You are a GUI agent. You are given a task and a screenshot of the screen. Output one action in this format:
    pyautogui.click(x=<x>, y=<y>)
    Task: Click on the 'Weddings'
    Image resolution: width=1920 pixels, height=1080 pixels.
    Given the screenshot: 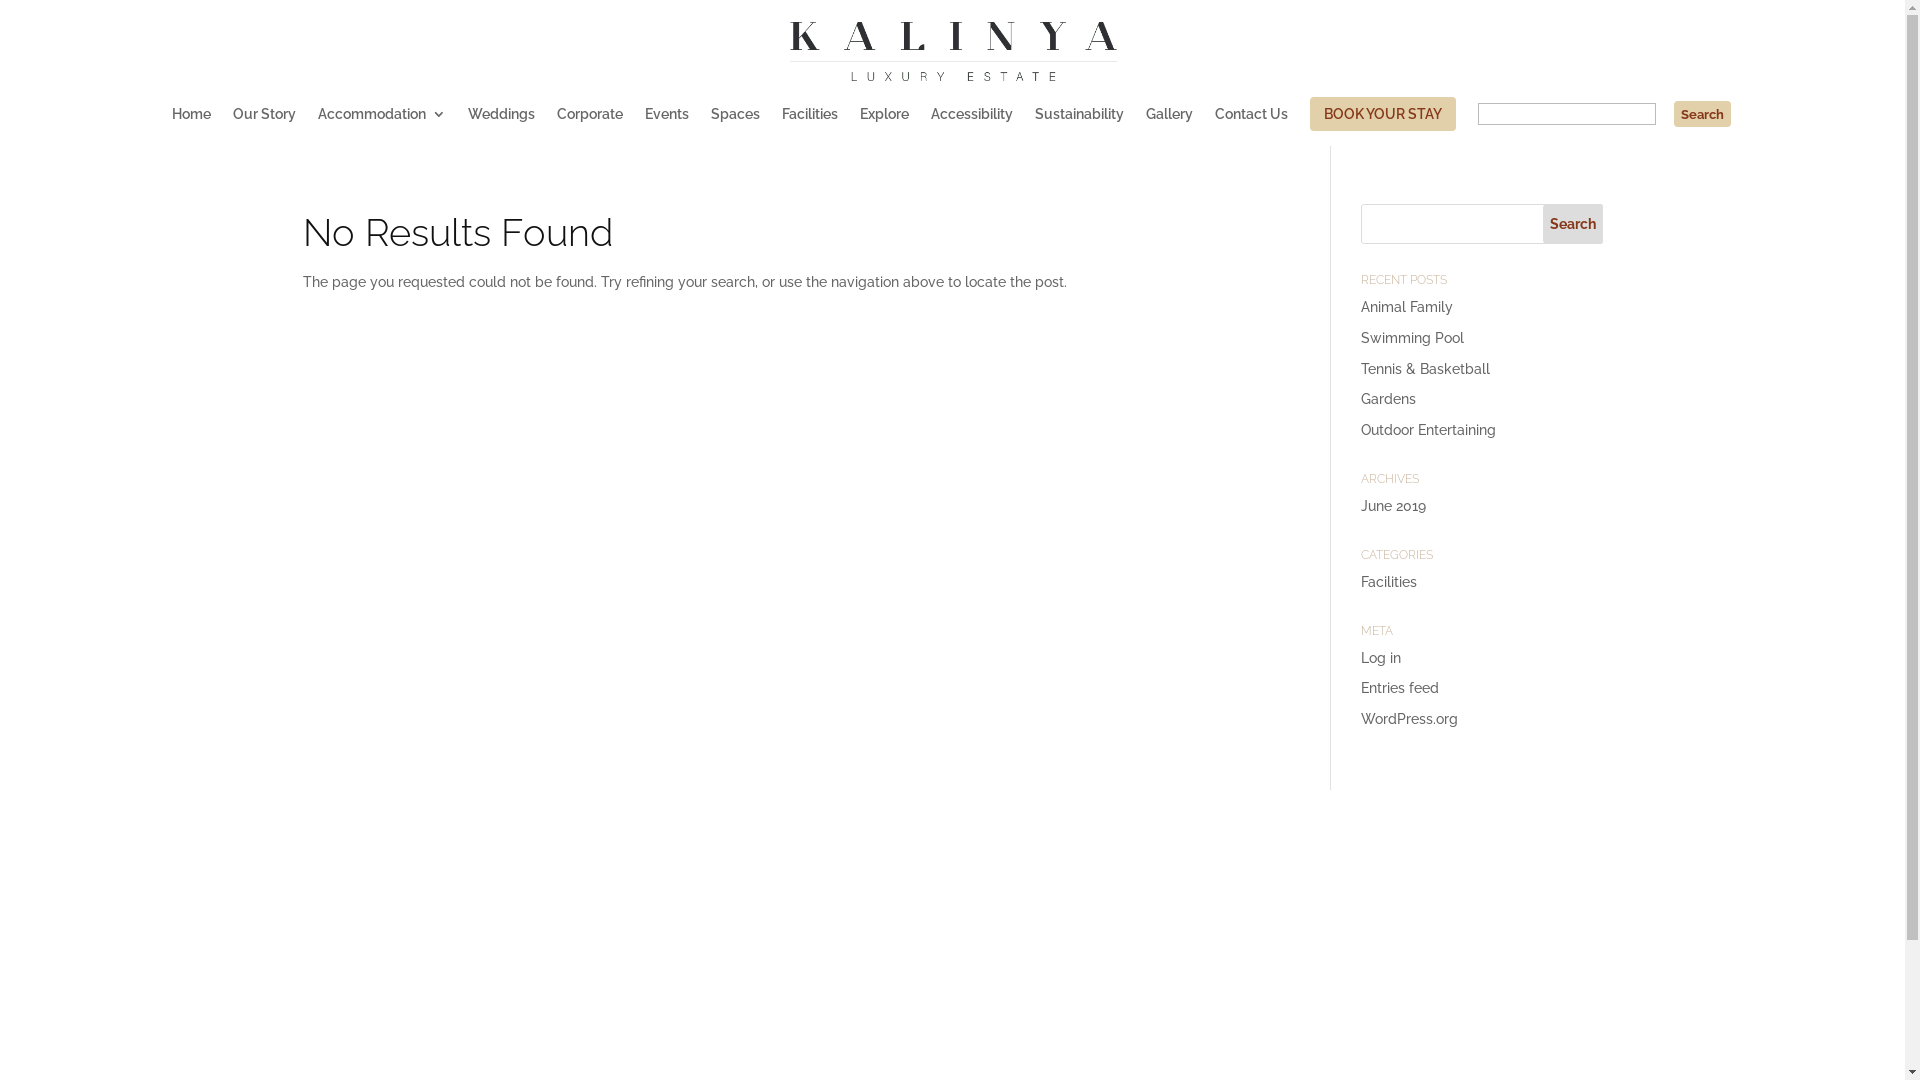 What is the action you would take?
    pyautogui.click(x=501, y=123)
    